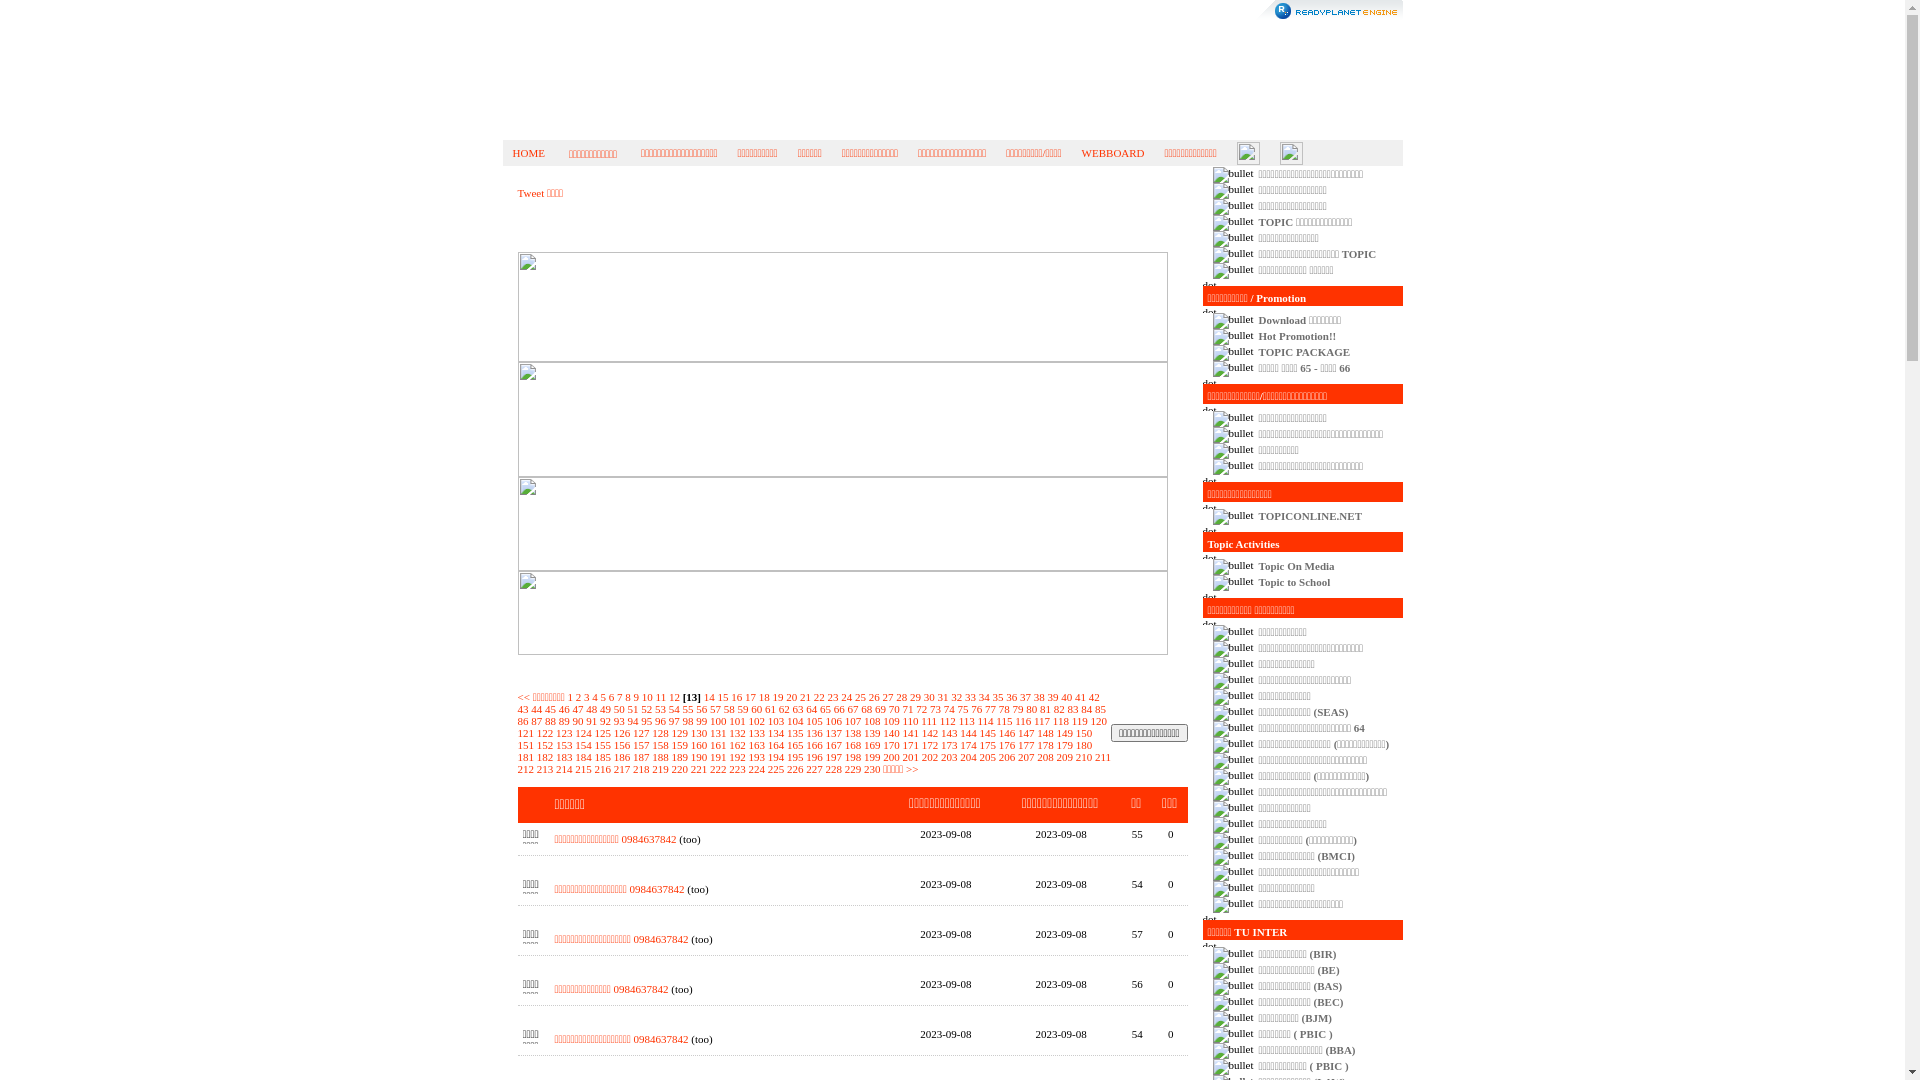 This screenshot has width=1920, height=1080. Describe the element at coordinates (909, 721) in the screenshot. I see `'110'` at that location.